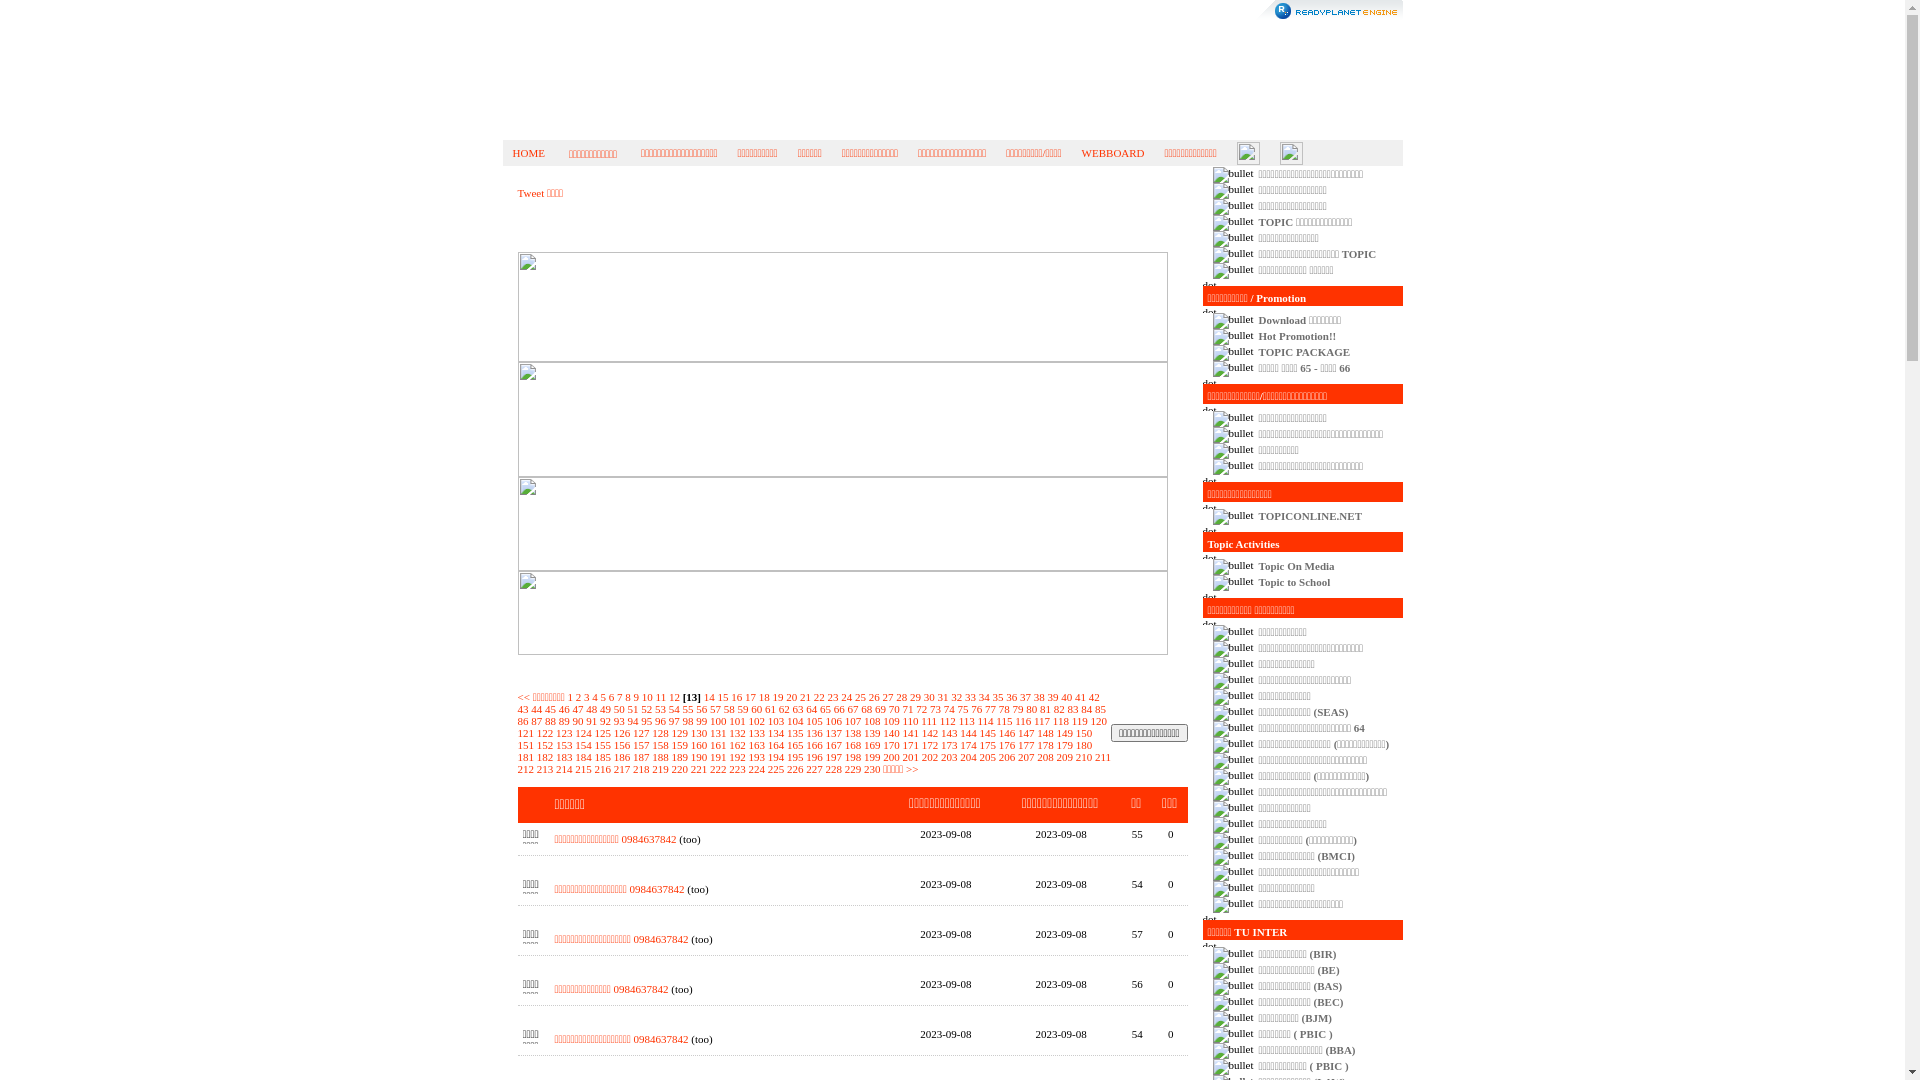 This screenshot has width=1920, height=1080. Describe the element at coordinates (909, 721) in the screenshot. I see `'110'` at that location.